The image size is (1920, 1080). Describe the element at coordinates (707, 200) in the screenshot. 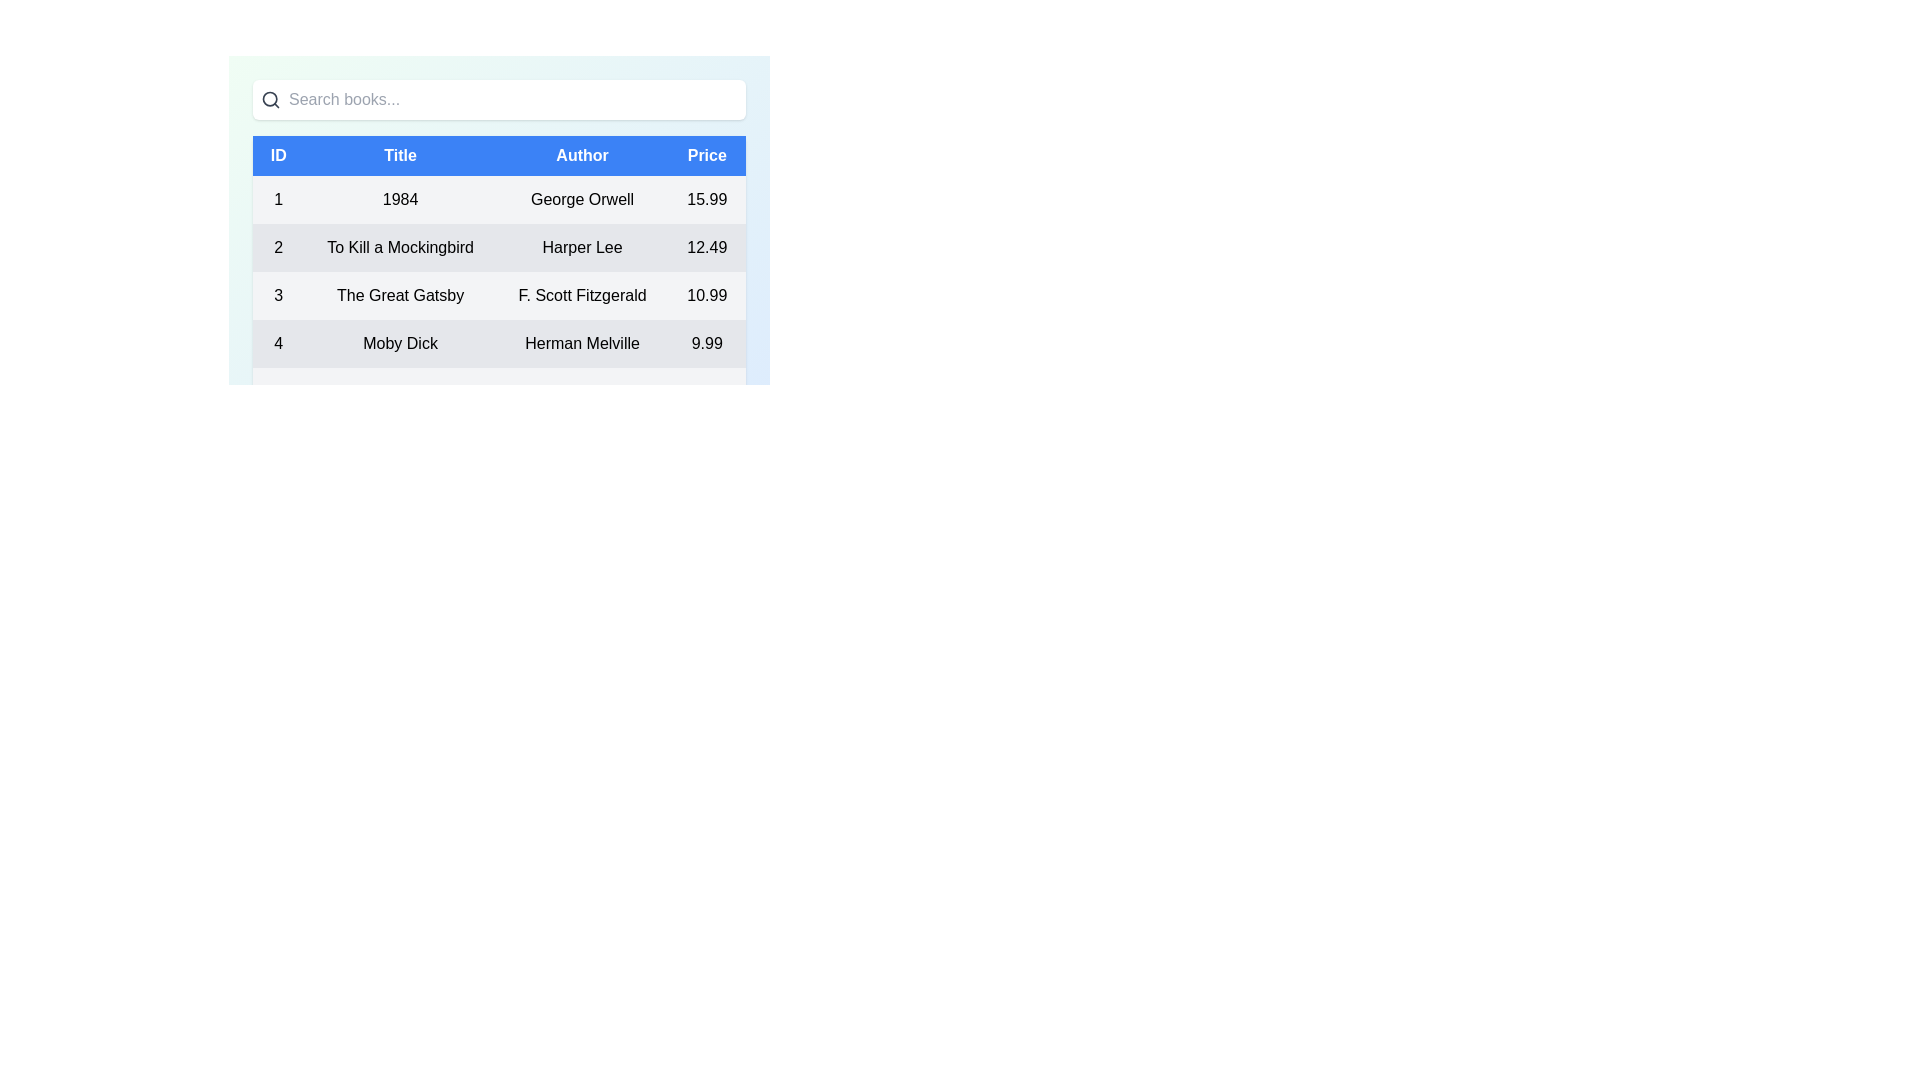

I see `the price text label located in the first data row of the table, specifically the fourth cell under the 'Price' column, which displays the cost of the book` at that location.